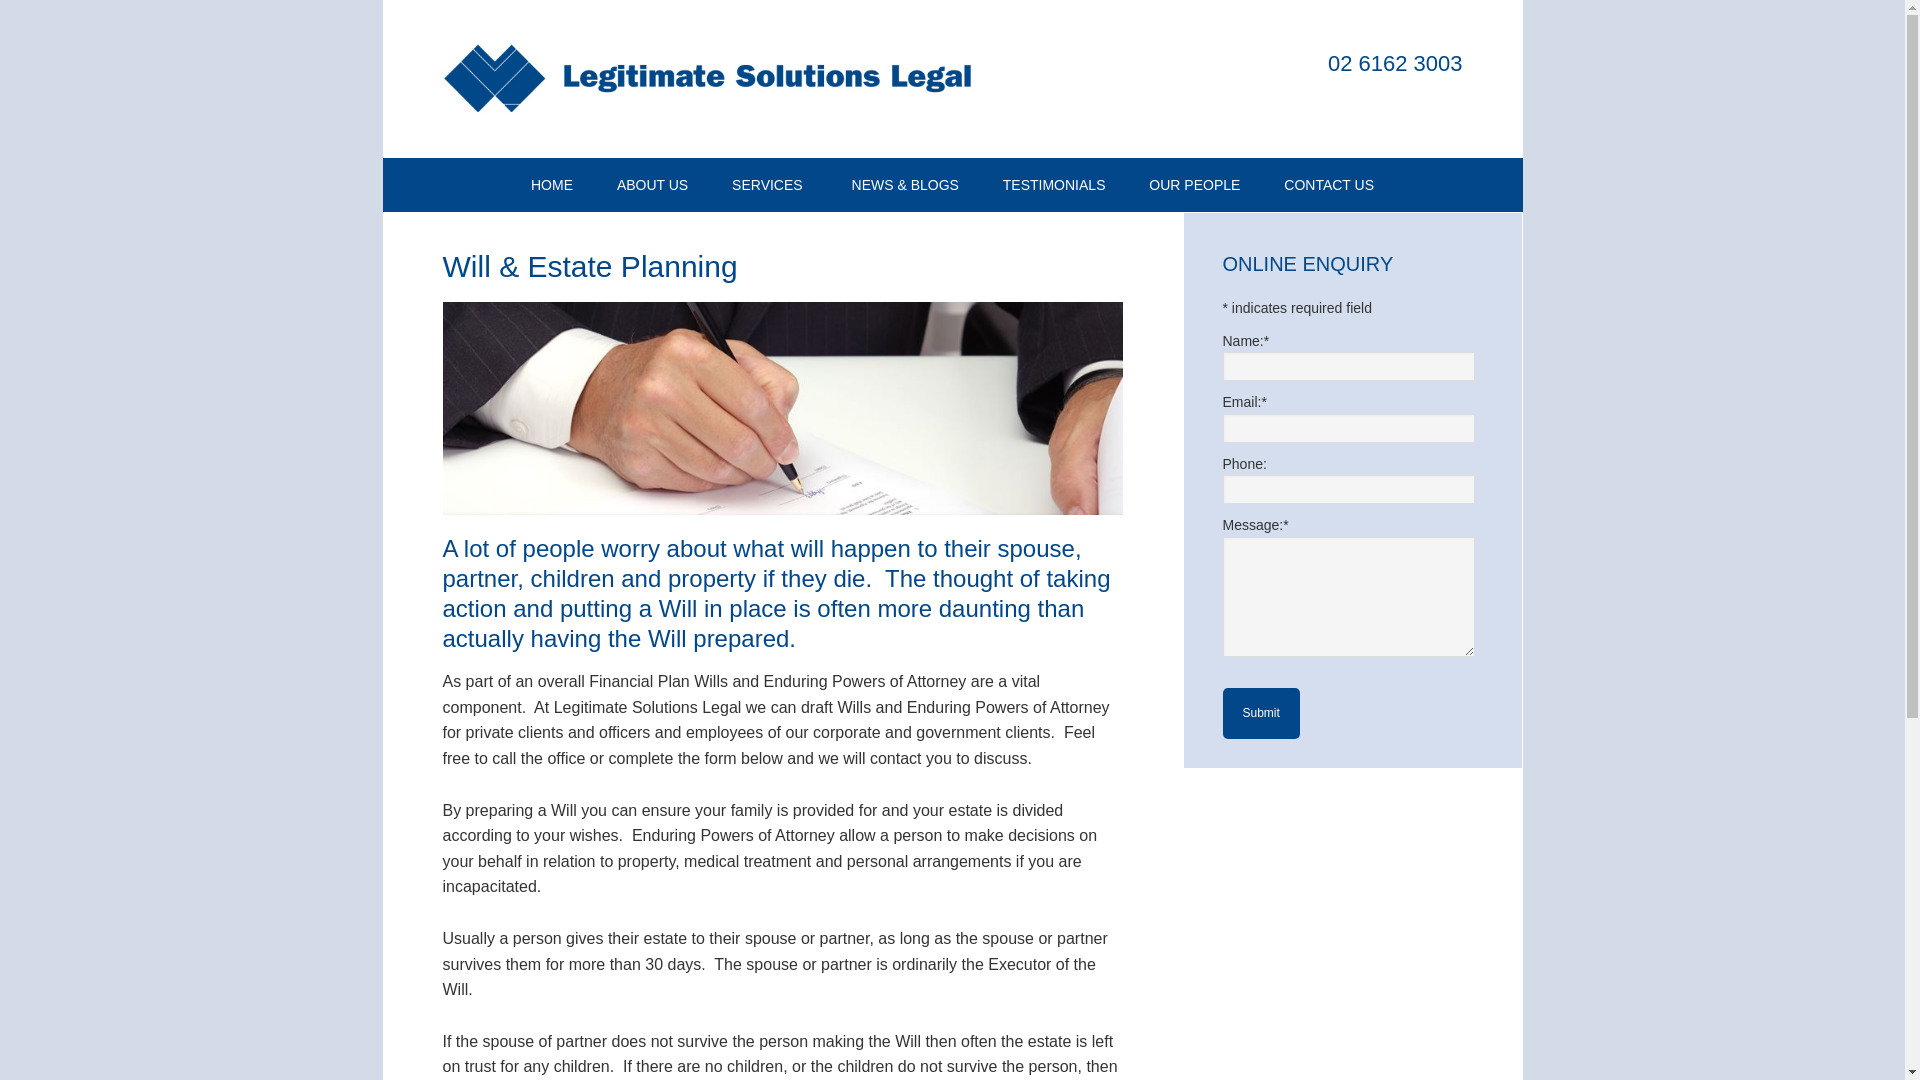  Describe the element at coordinates (904, 185) in the screenshot. I see `'NEWS & BLOGS'` at that location.